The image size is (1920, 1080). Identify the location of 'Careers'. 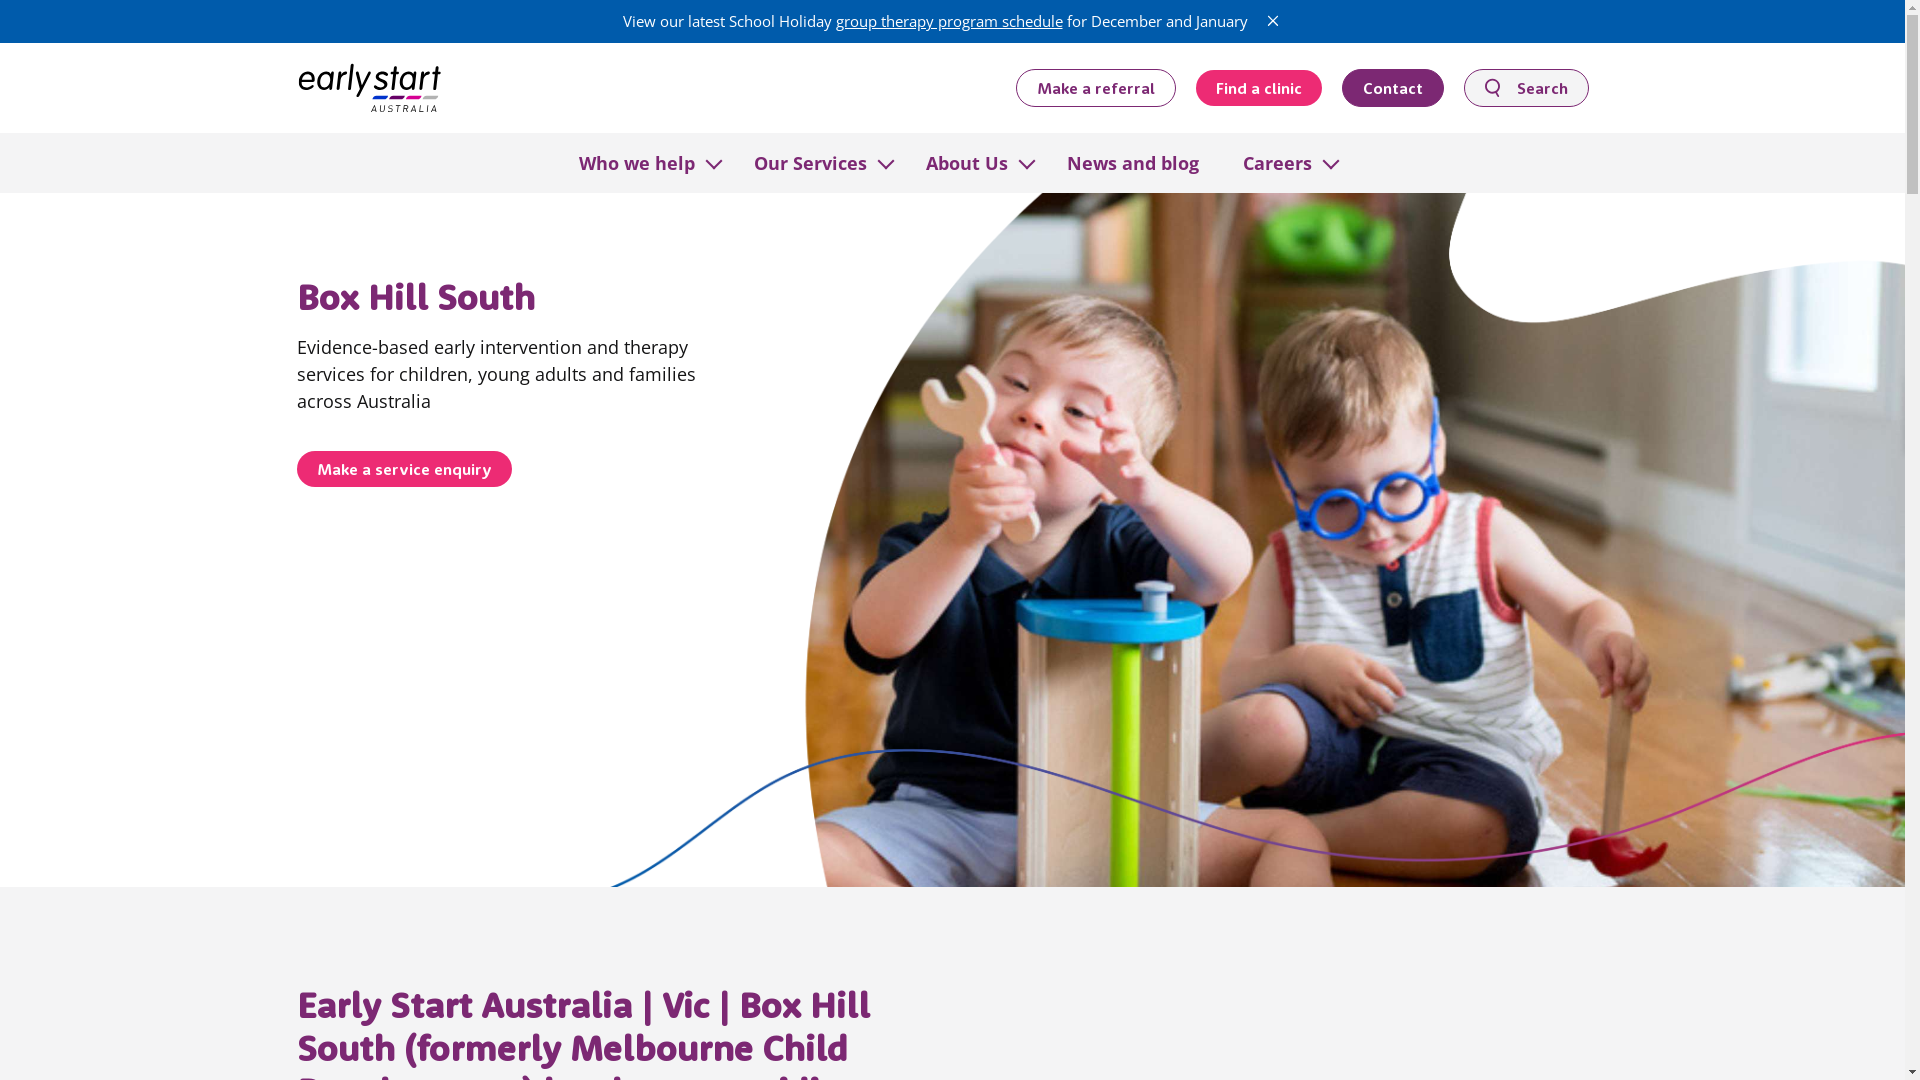
(1275, 161).